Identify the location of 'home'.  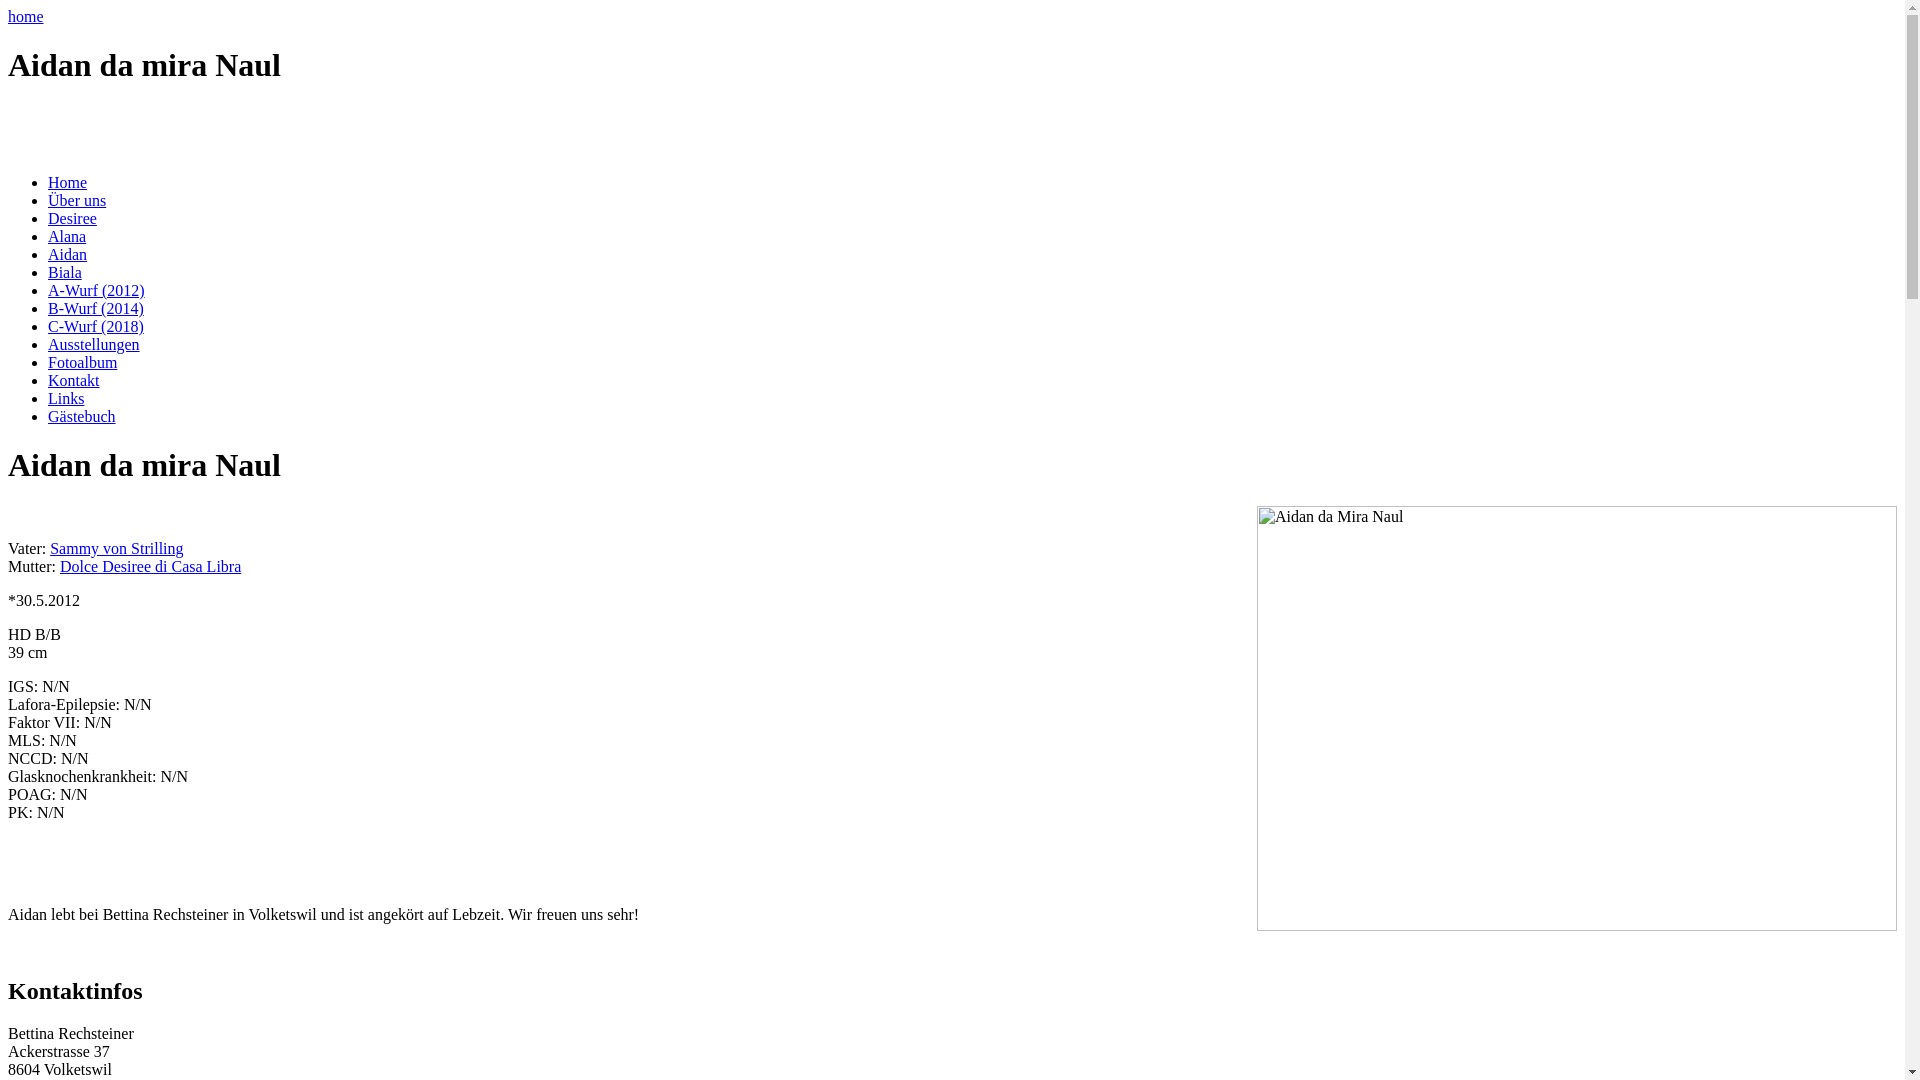
(25, 16).